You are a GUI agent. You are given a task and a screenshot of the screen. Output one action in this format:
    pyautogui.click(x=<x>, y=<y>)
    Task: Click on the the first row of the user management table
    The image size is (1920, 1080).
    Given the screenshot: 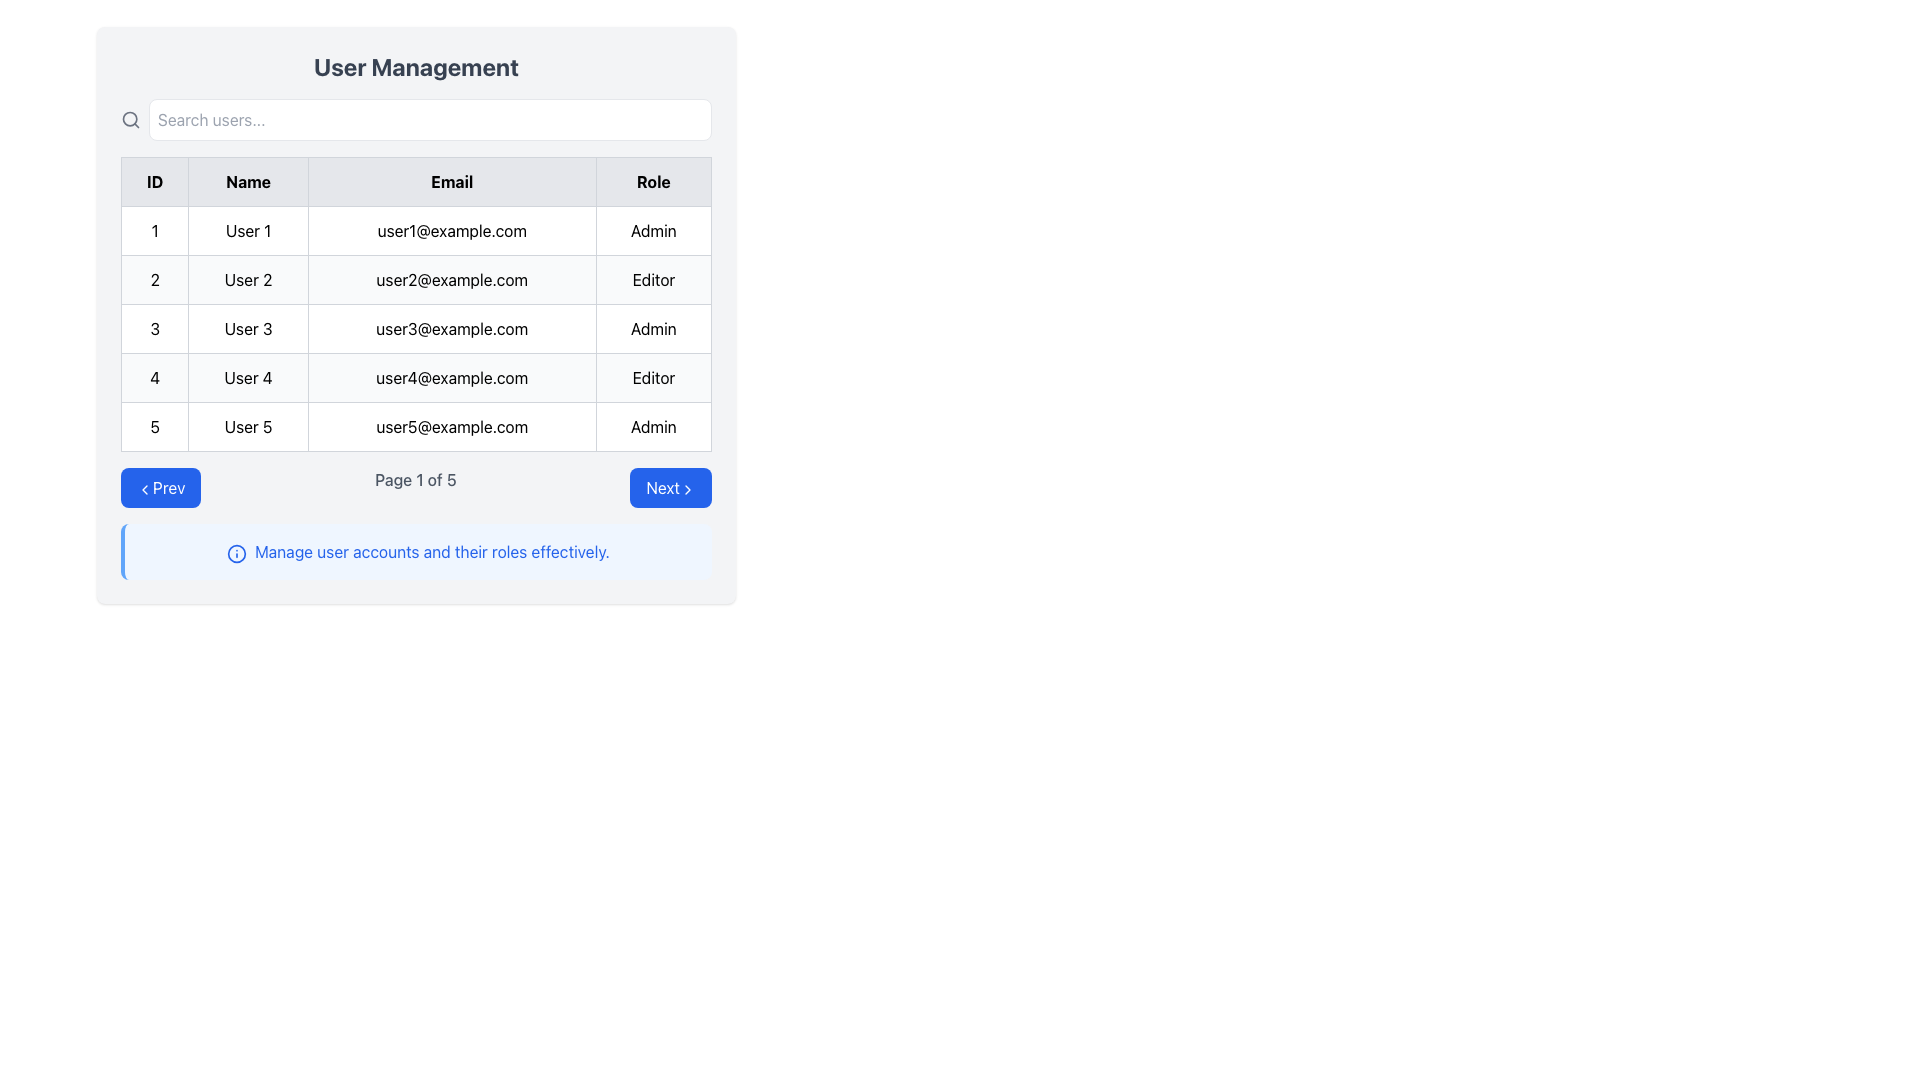 What is the action you would take?
    pyautogui.click(x=415, y=230)
    